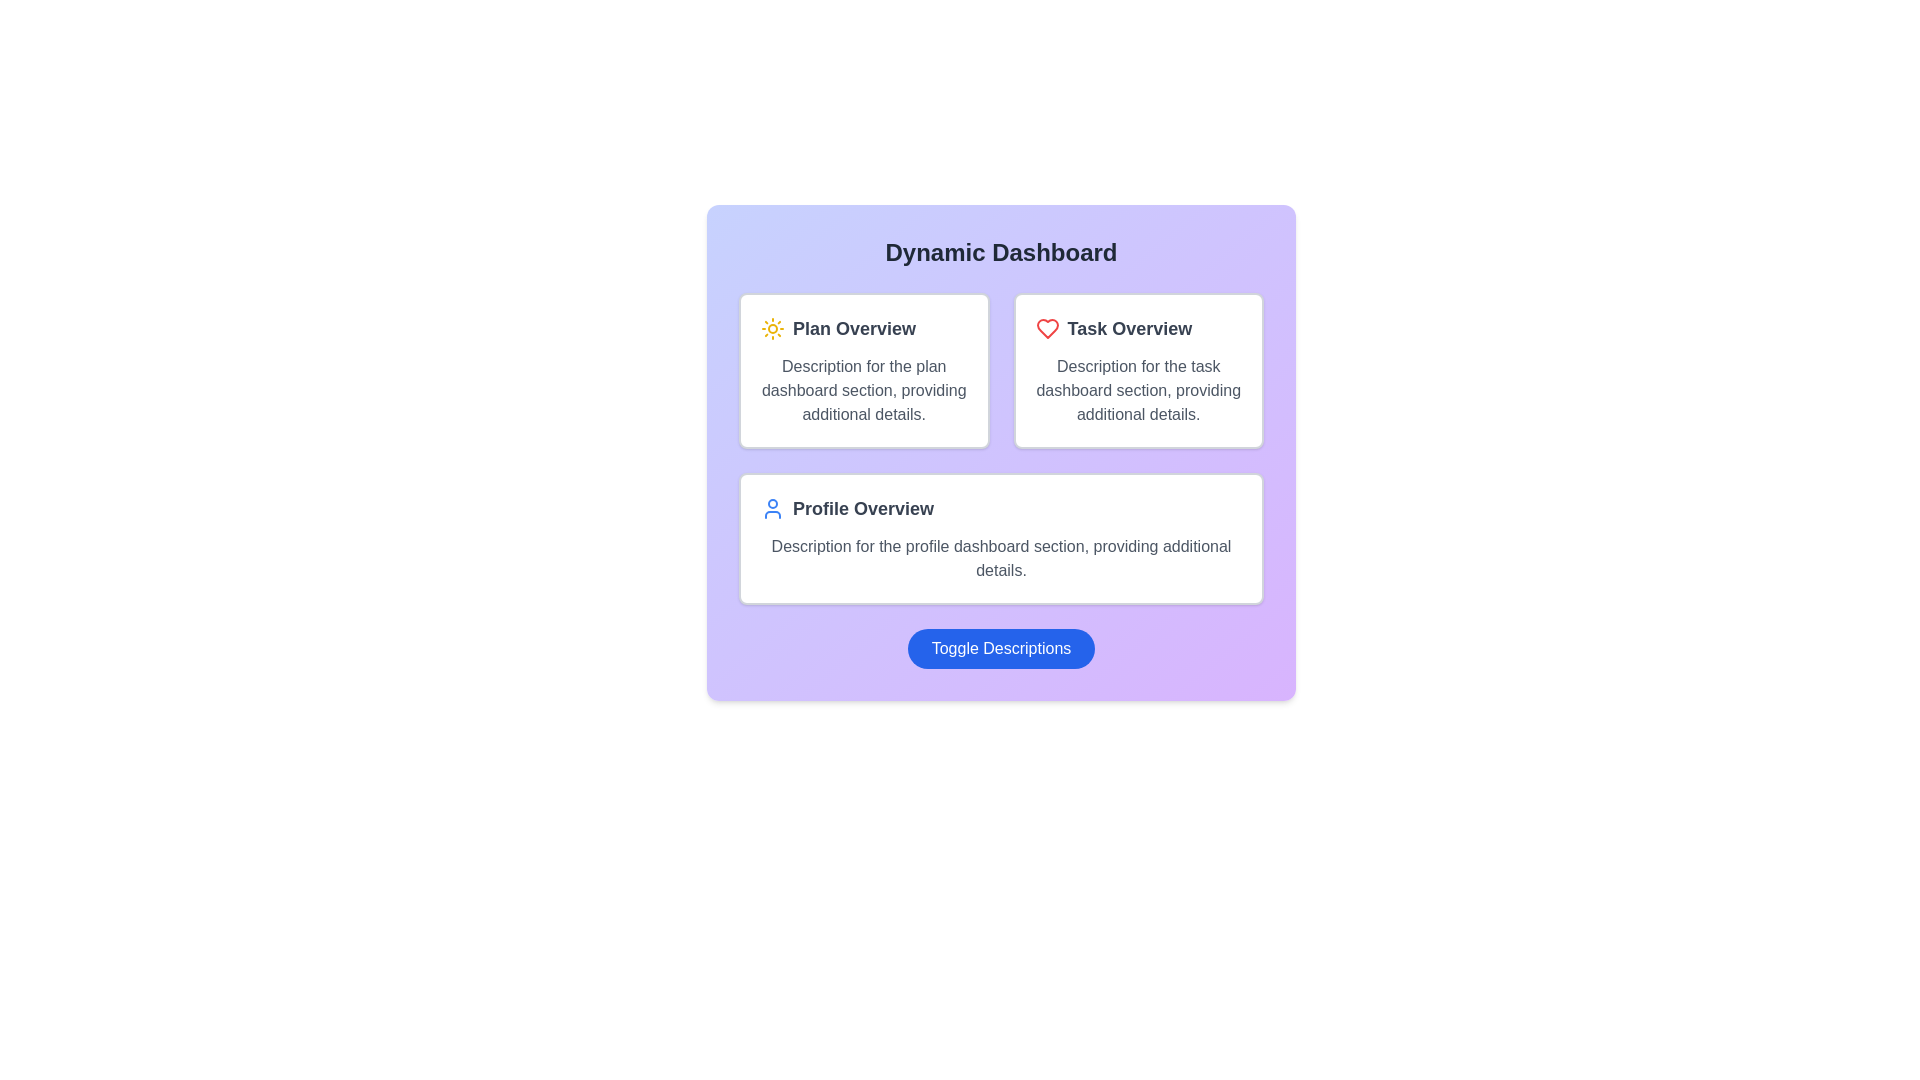 The image size is (1920, 1080). What do you see at coordinates (854, 327) in the screenshot?
I see `the bold text label reading 'Plan Overview' which is prominently displayed in dark gray within the top-left card of the grid` at bounding box center [854, 327].